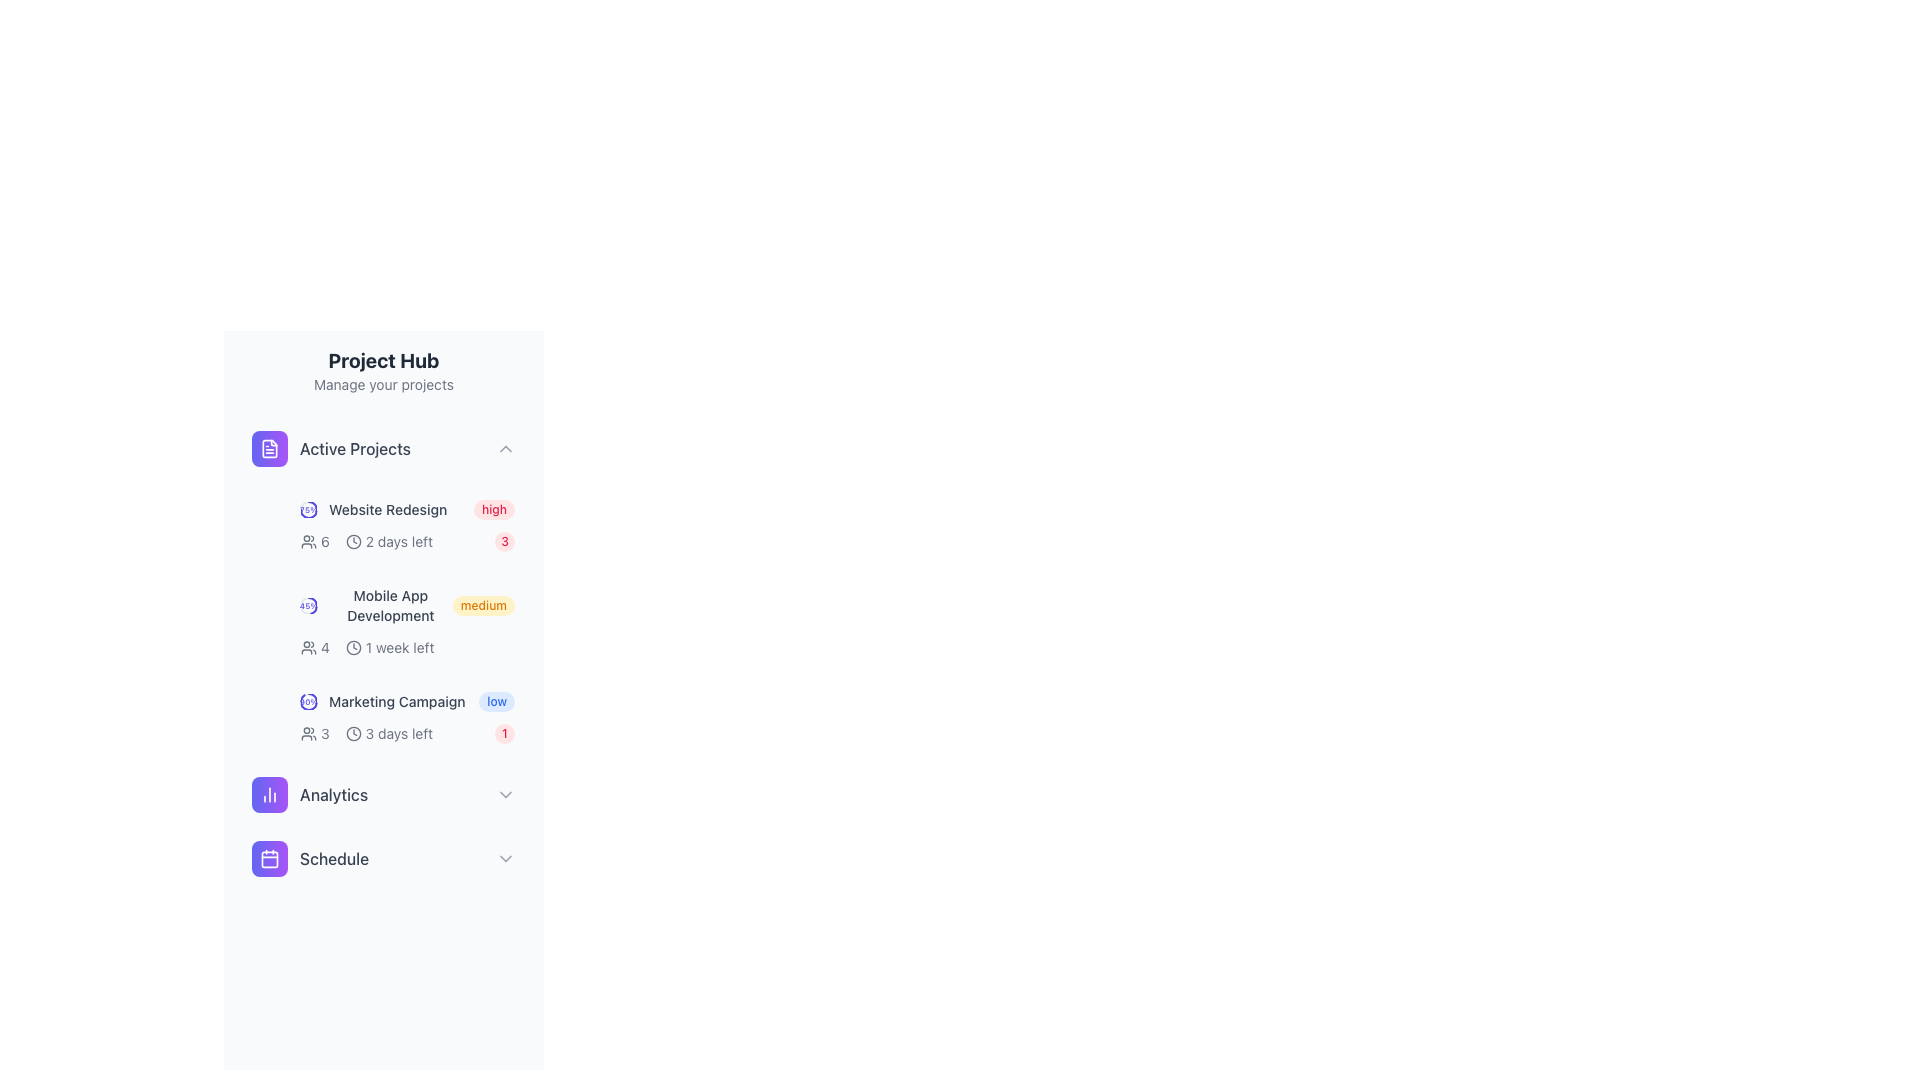  Describe the element at coordinates (268, 447) in the screenshot. I see `the SVG icon resembling a file with text lines, styled with a purple gradient background, located under the 'Active Projects' section in the left sidebar` at that location.